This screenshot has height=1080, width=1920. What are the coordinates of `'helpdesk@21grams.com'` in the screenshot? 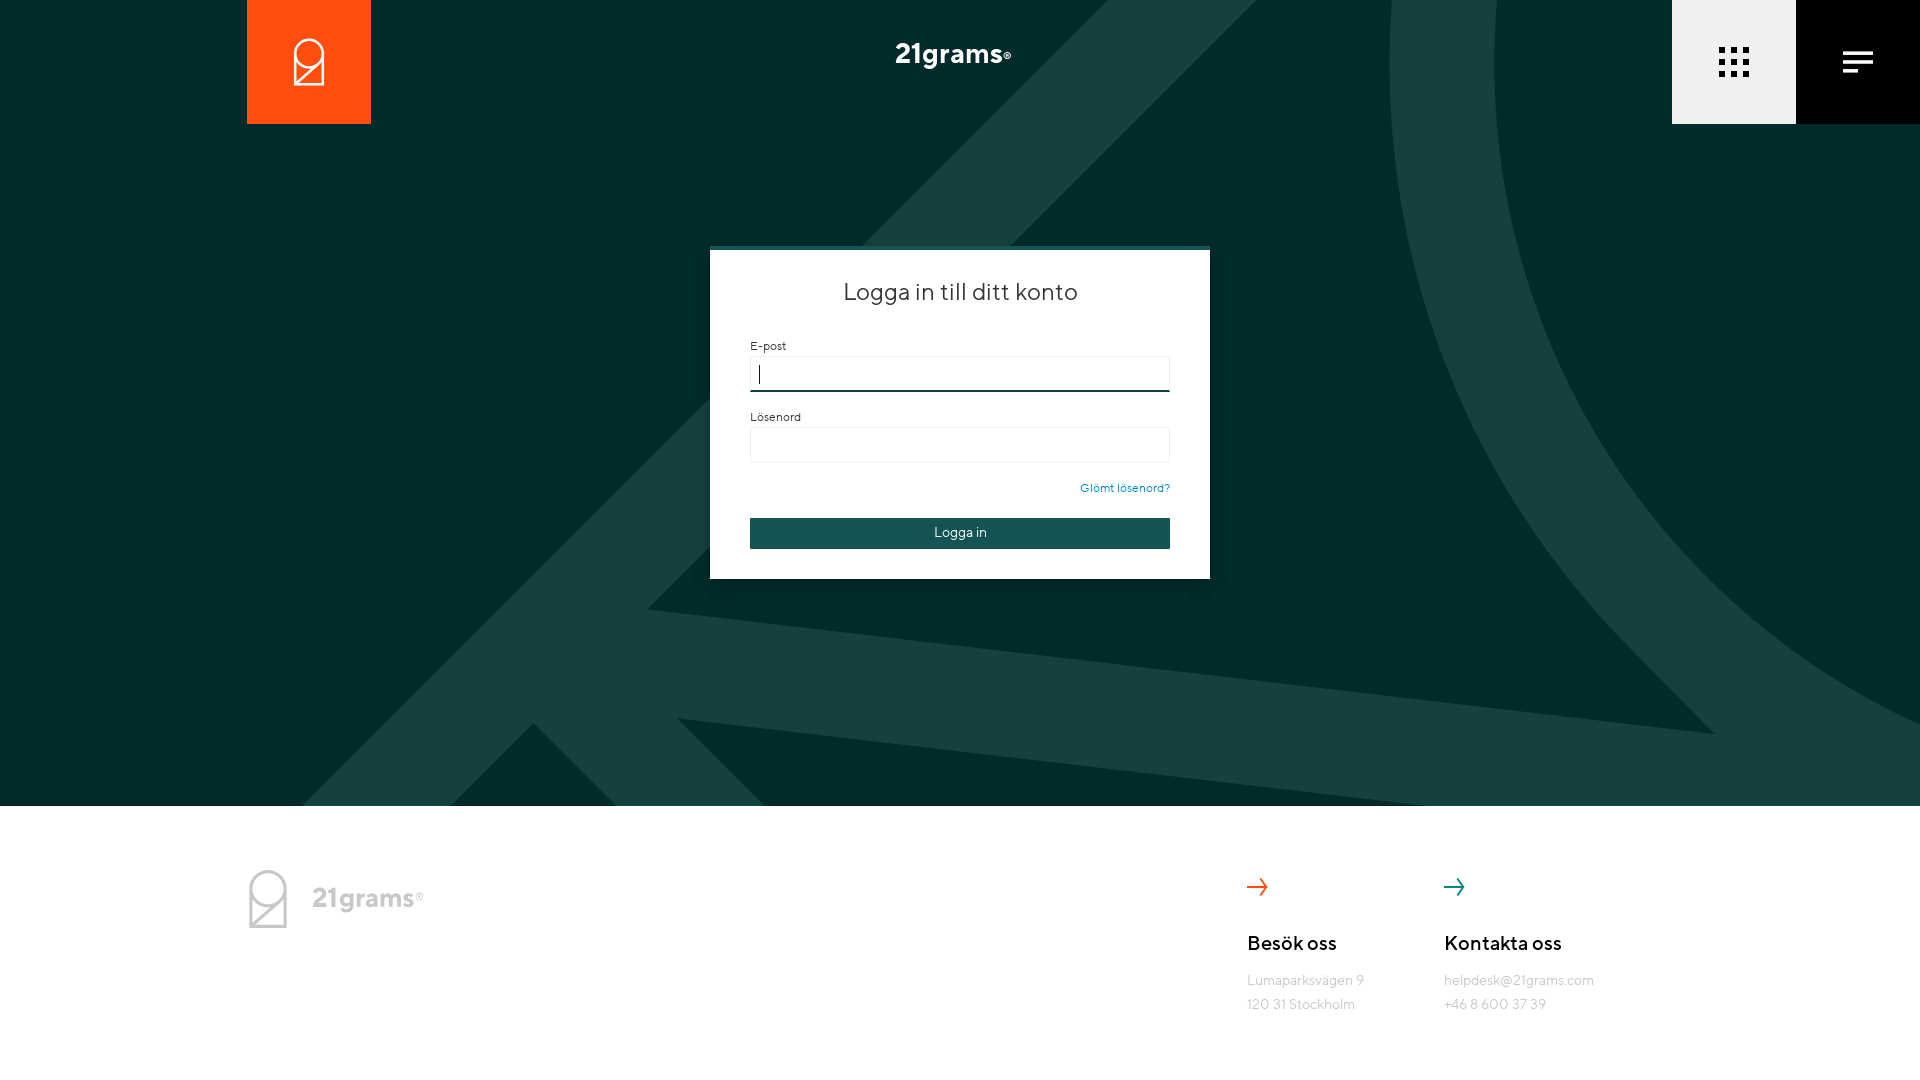 It's located at (1518, 979).